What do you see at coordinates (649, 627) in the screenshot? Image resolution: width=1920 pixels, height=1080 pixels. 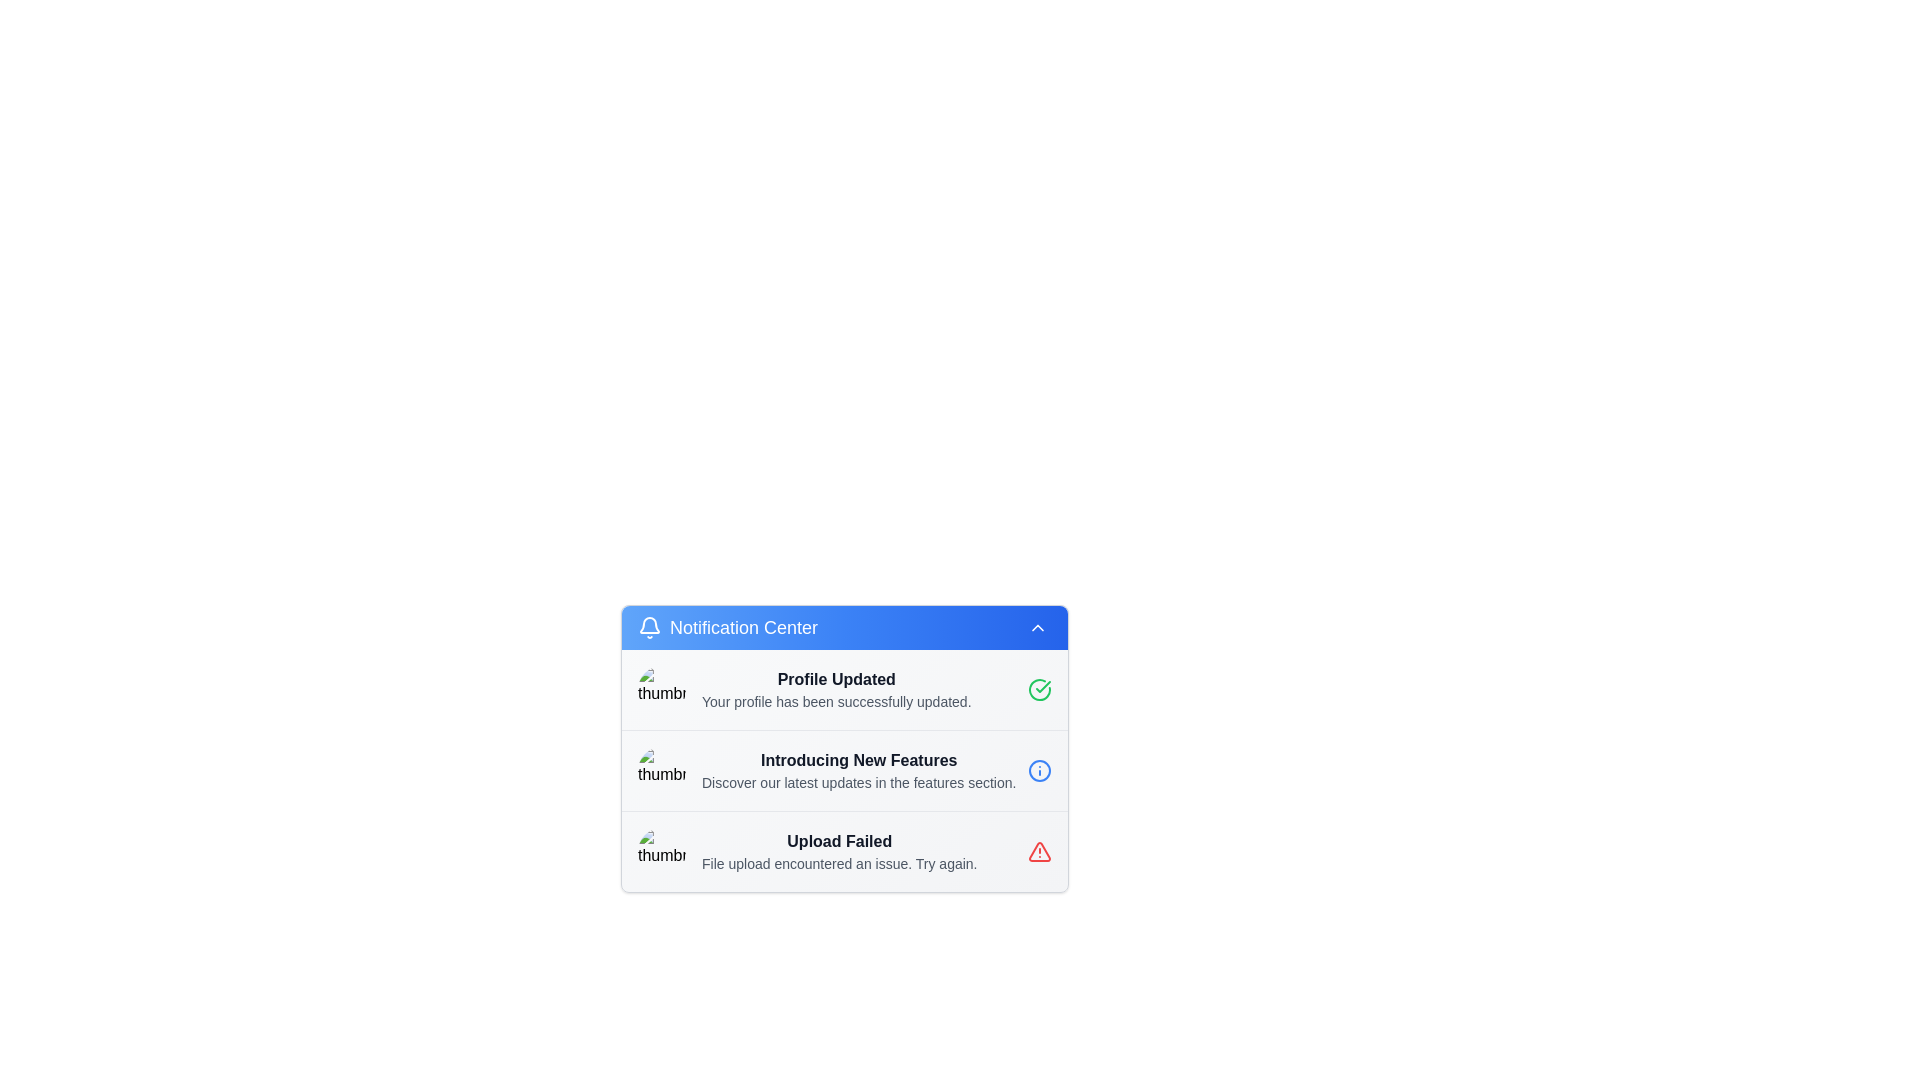 I see `the Notification Bell icon located on the left side of the header section labeled 'Notification Center', which indicates notifications and alerts` at bounding box center [649, 627].